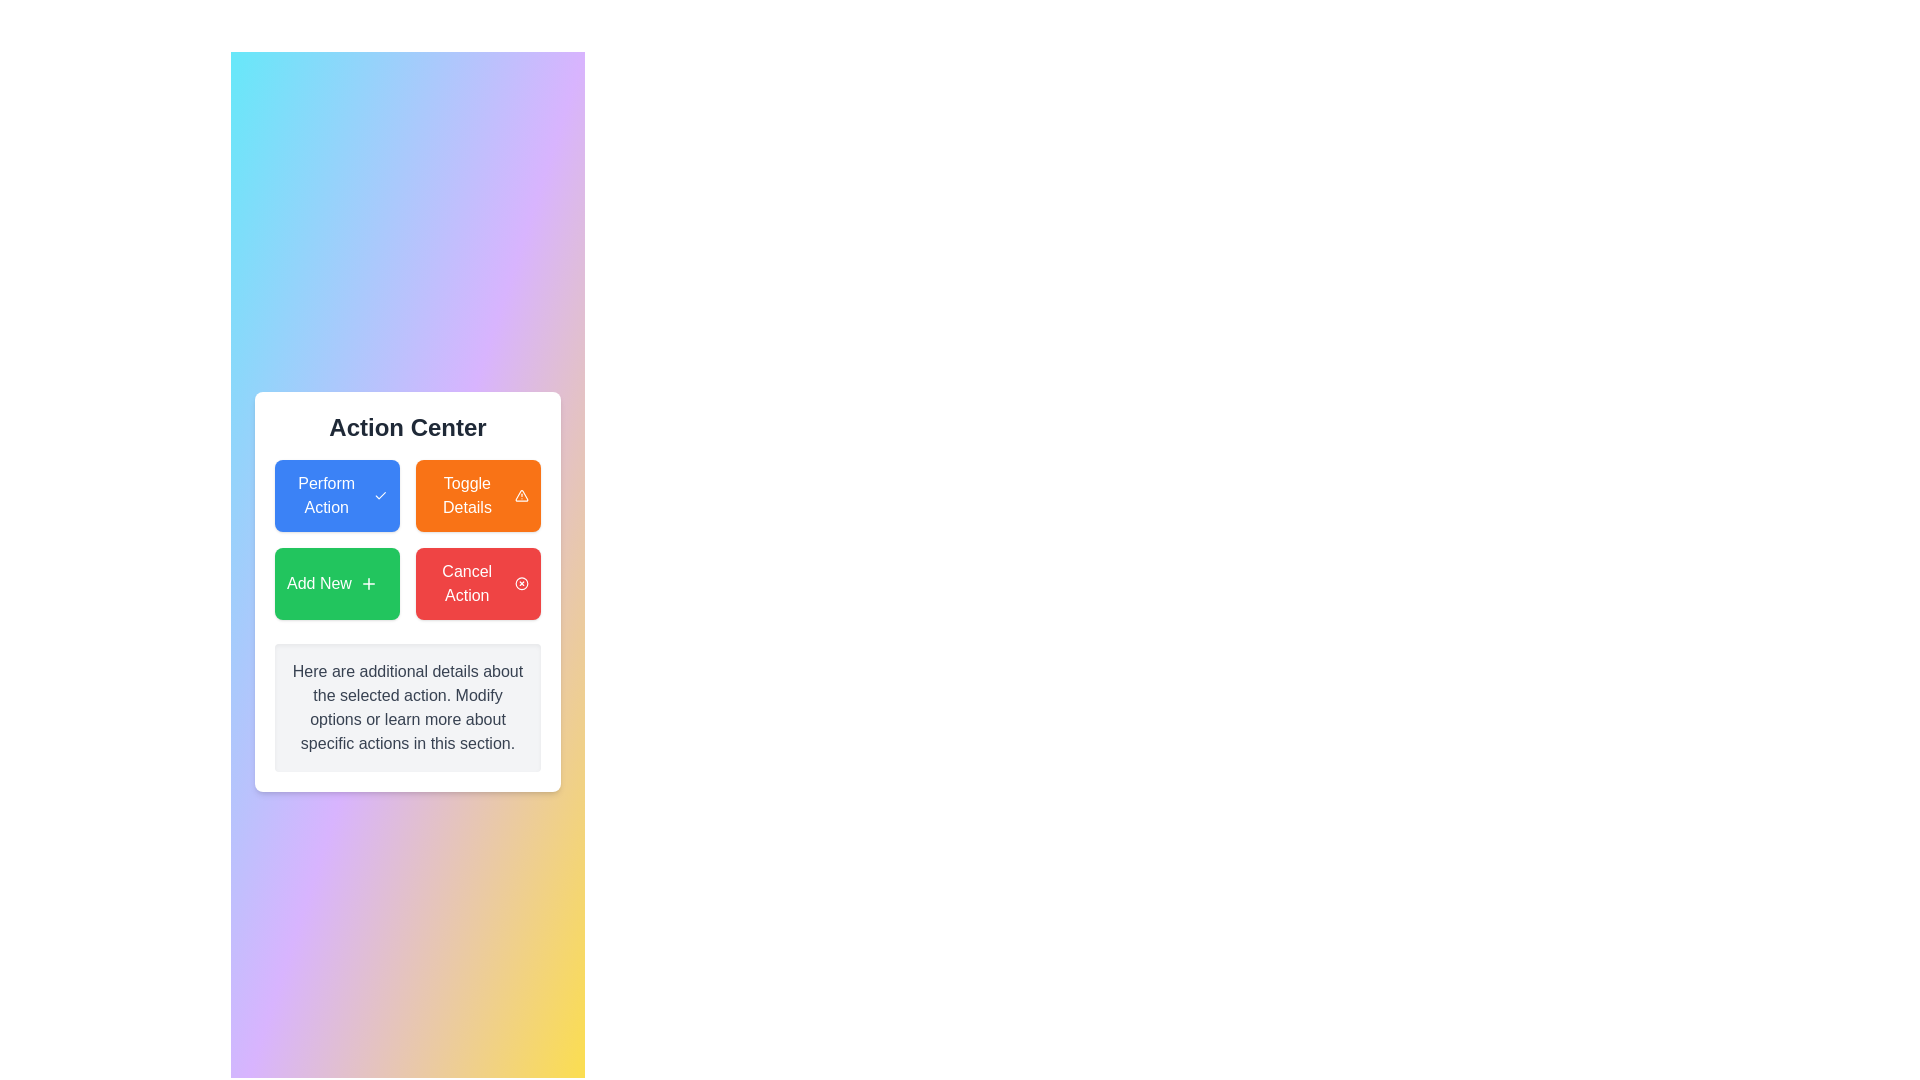  What do you see at coordinates (521, 495) in the screenshot?
I see `the orange triangle icon with a white border and a warning exclamation mark, which is part of the 'Toggle Details' button located in the Action Center` at bounding box center [521, 495].